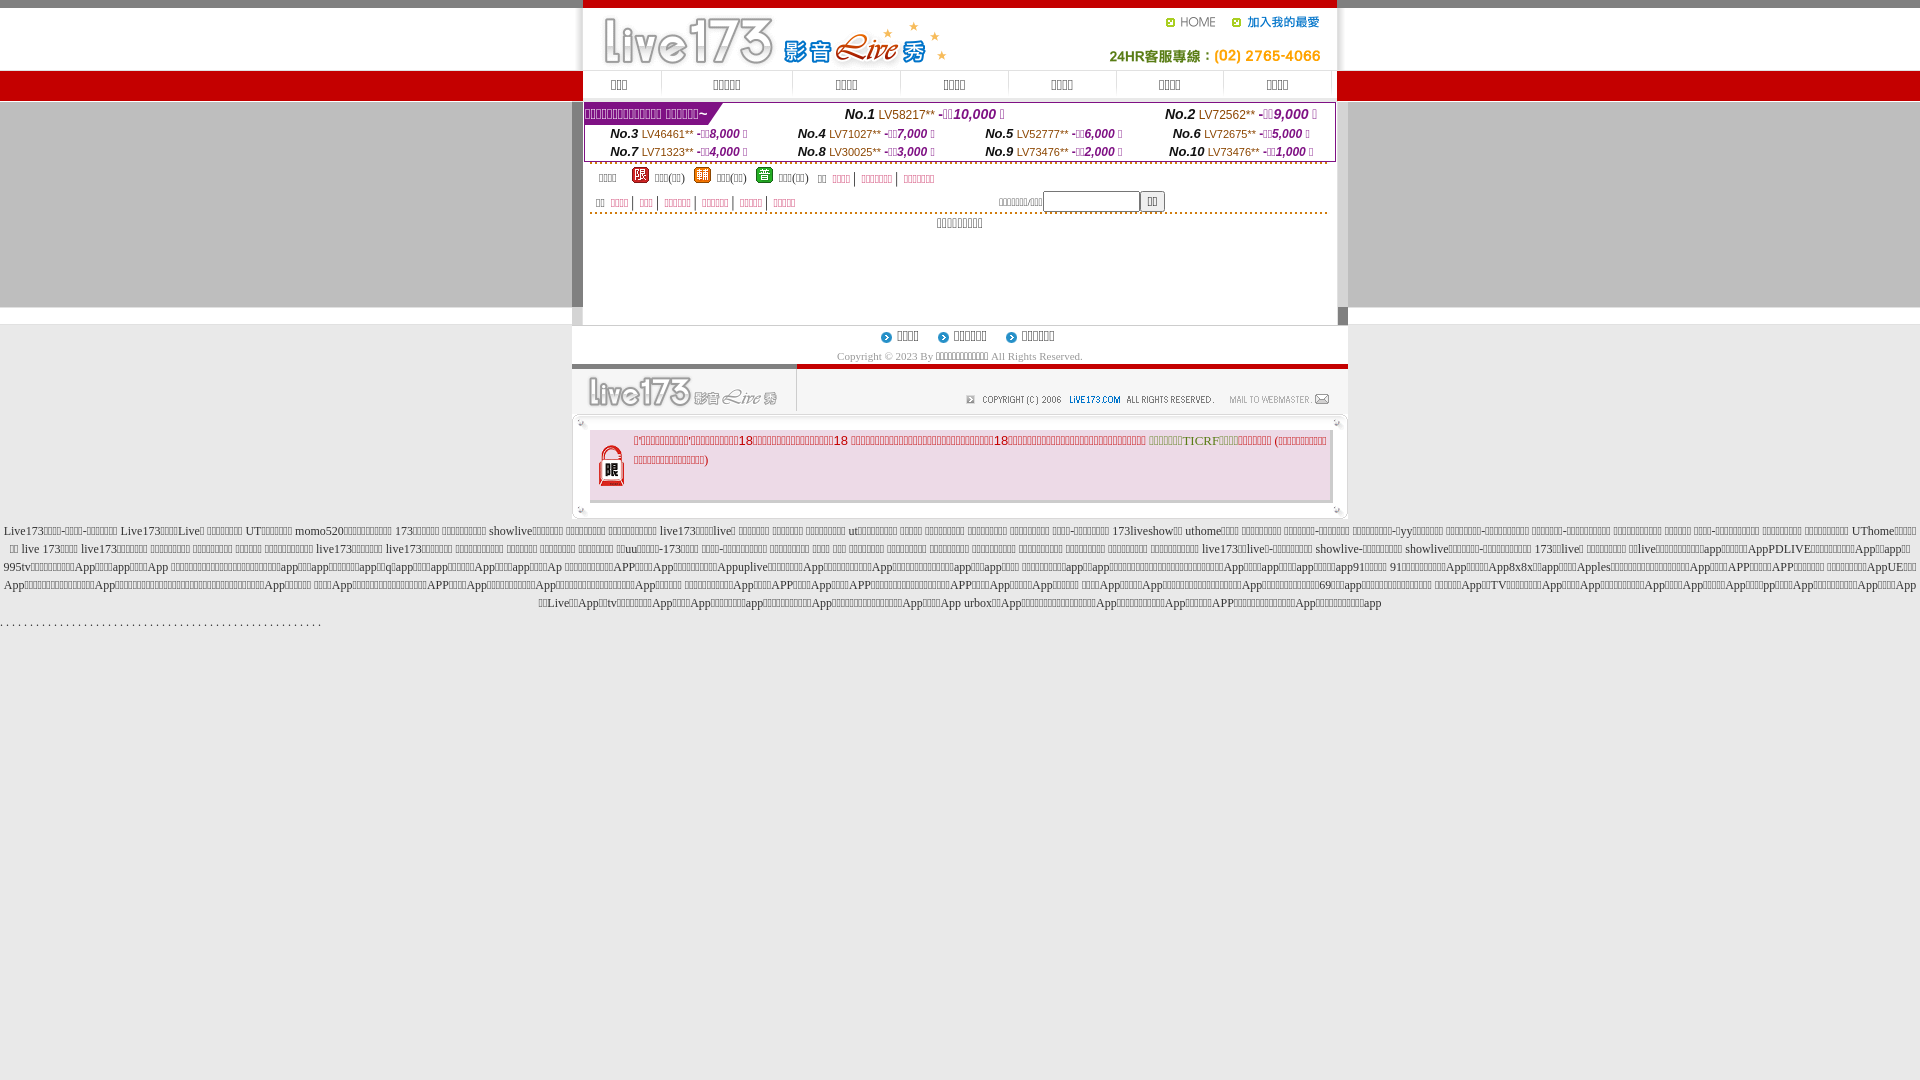 This screenshot has width=1920, height=1080. Describe the element at coordinates (18, 620) in the screenshot. I see `'.'` at that location.